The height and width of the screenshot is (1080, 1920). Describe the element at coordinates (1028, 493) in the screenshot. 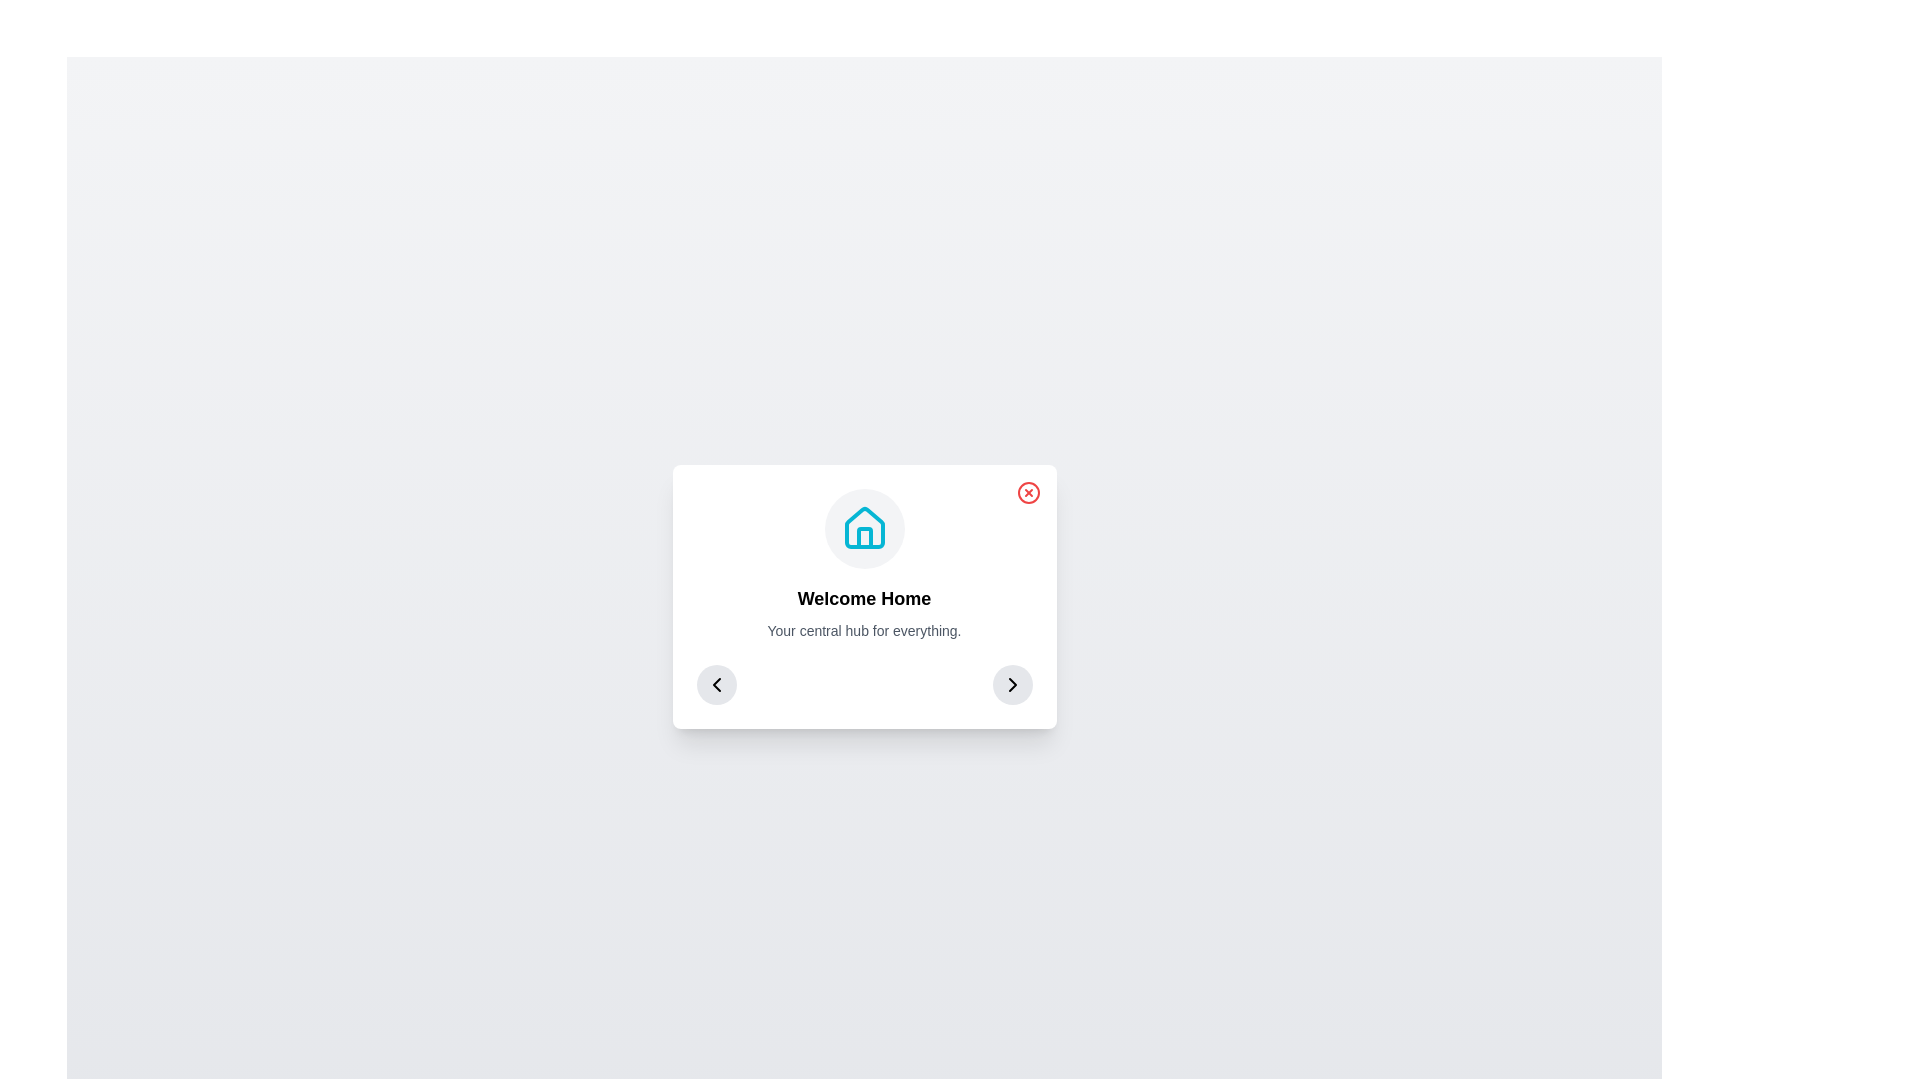

I see `the circular vector graphic located inside the cross mark icon in the top-right of the card component` at that location.